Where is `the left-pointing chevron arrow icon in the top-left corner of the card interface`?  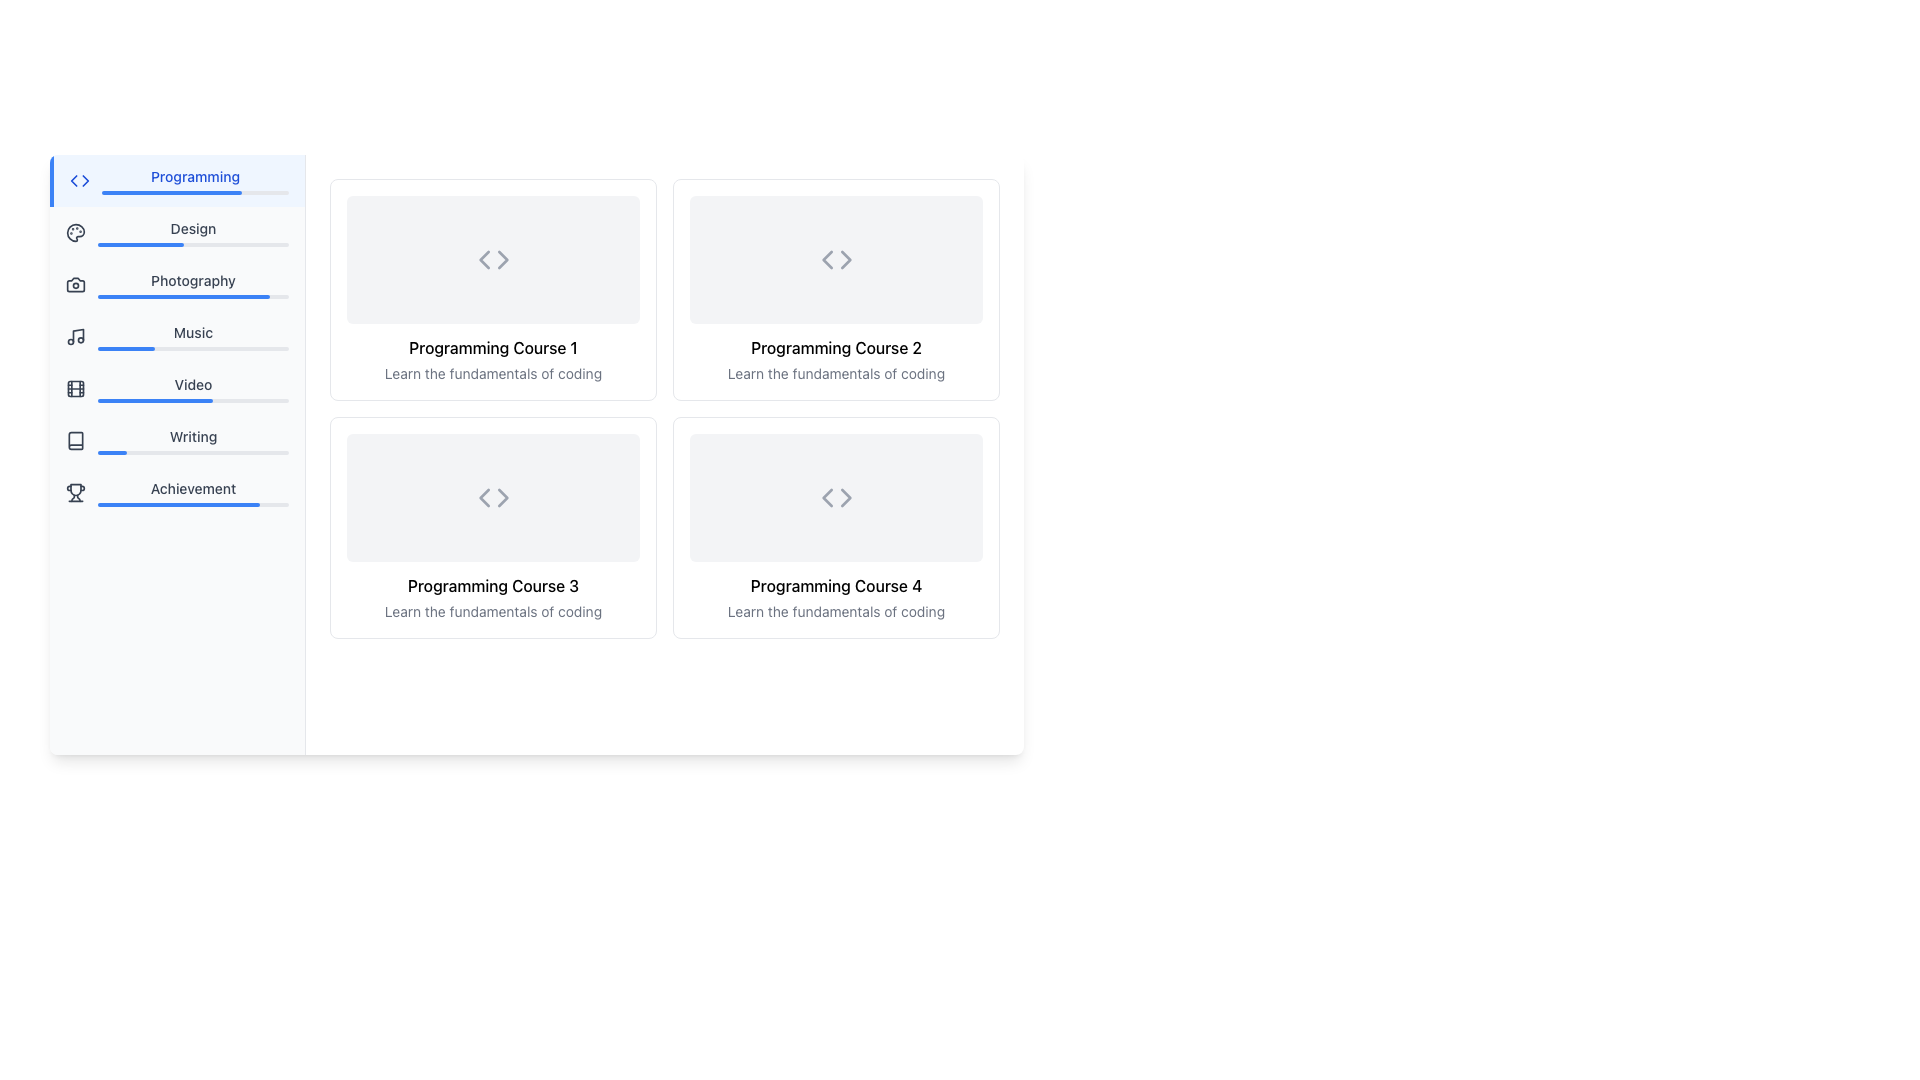
the left-pointing chevron arrow icon in the top-left corner of the card interface is located at coordinates (484, 258).